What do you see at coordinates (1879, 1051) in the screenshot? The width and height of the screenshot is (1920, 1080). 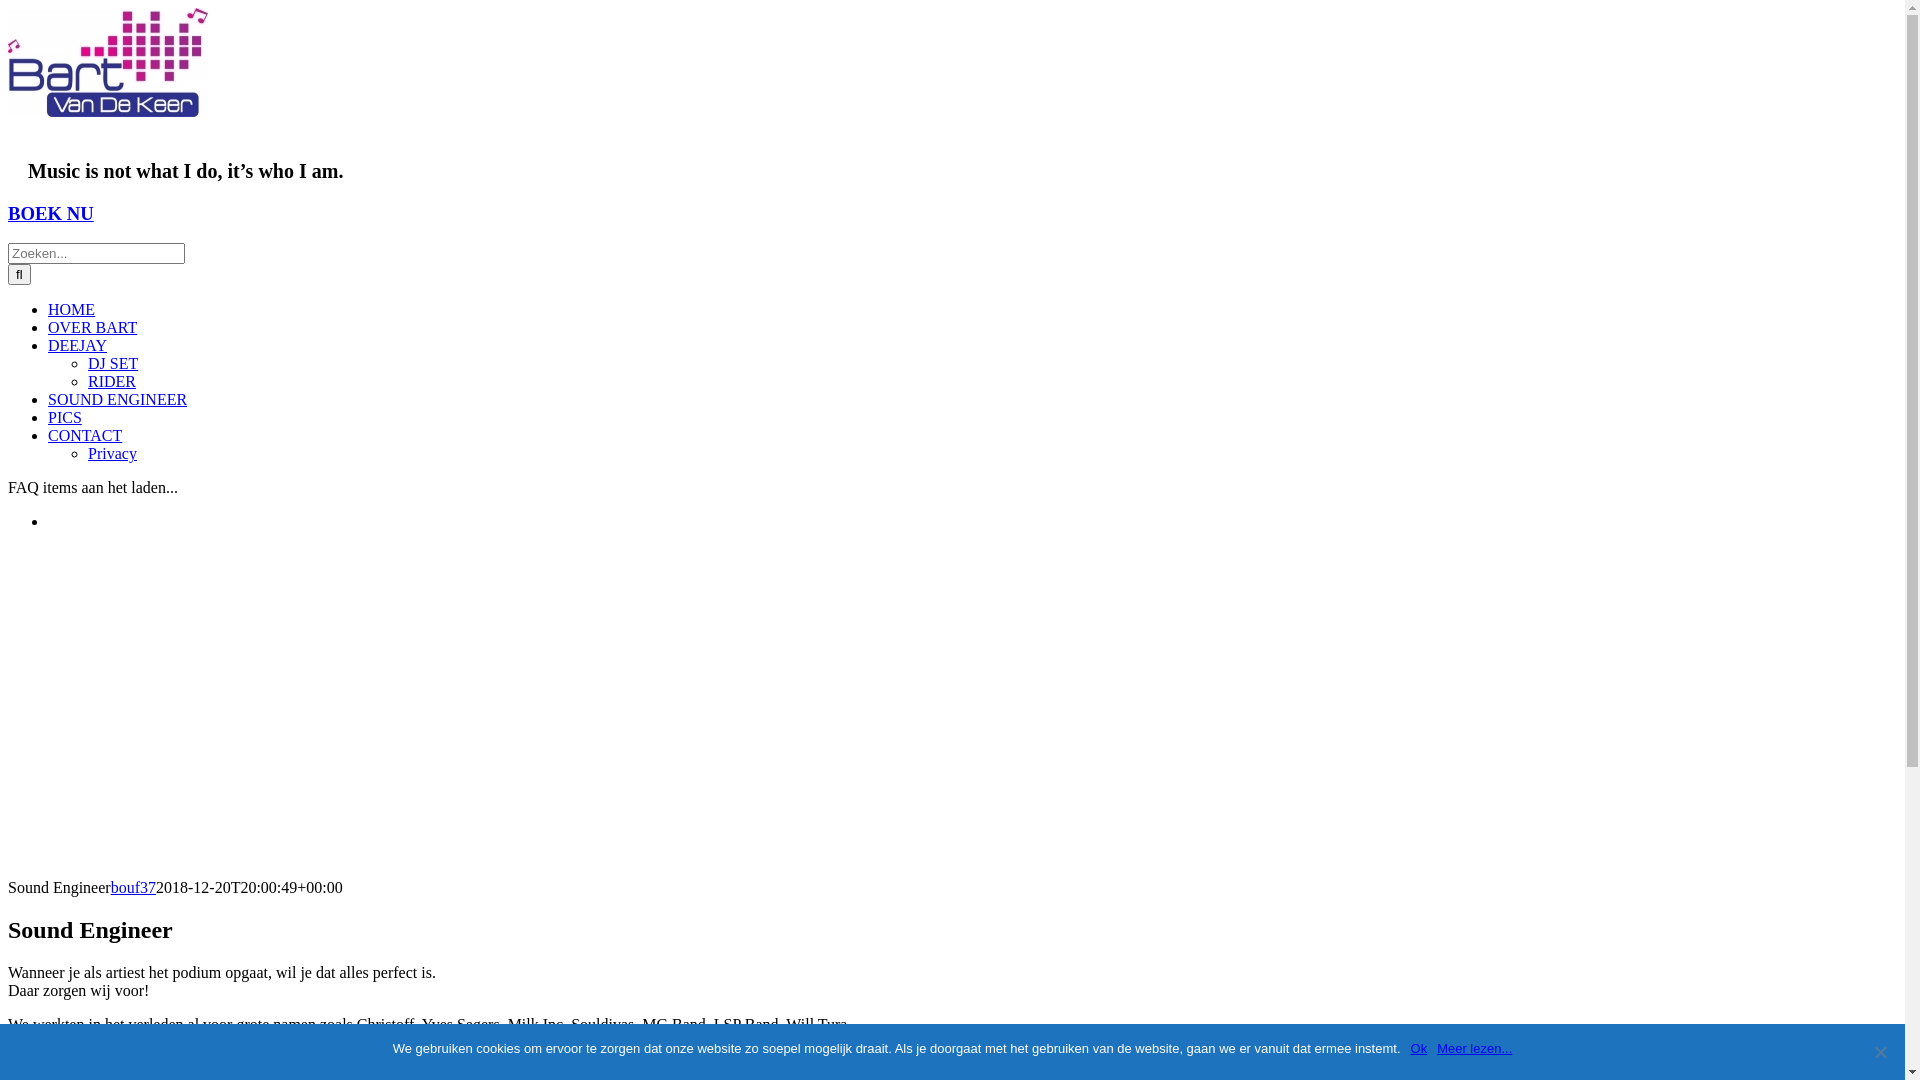 I see `'No'` at bounding box center [1879, 1051].